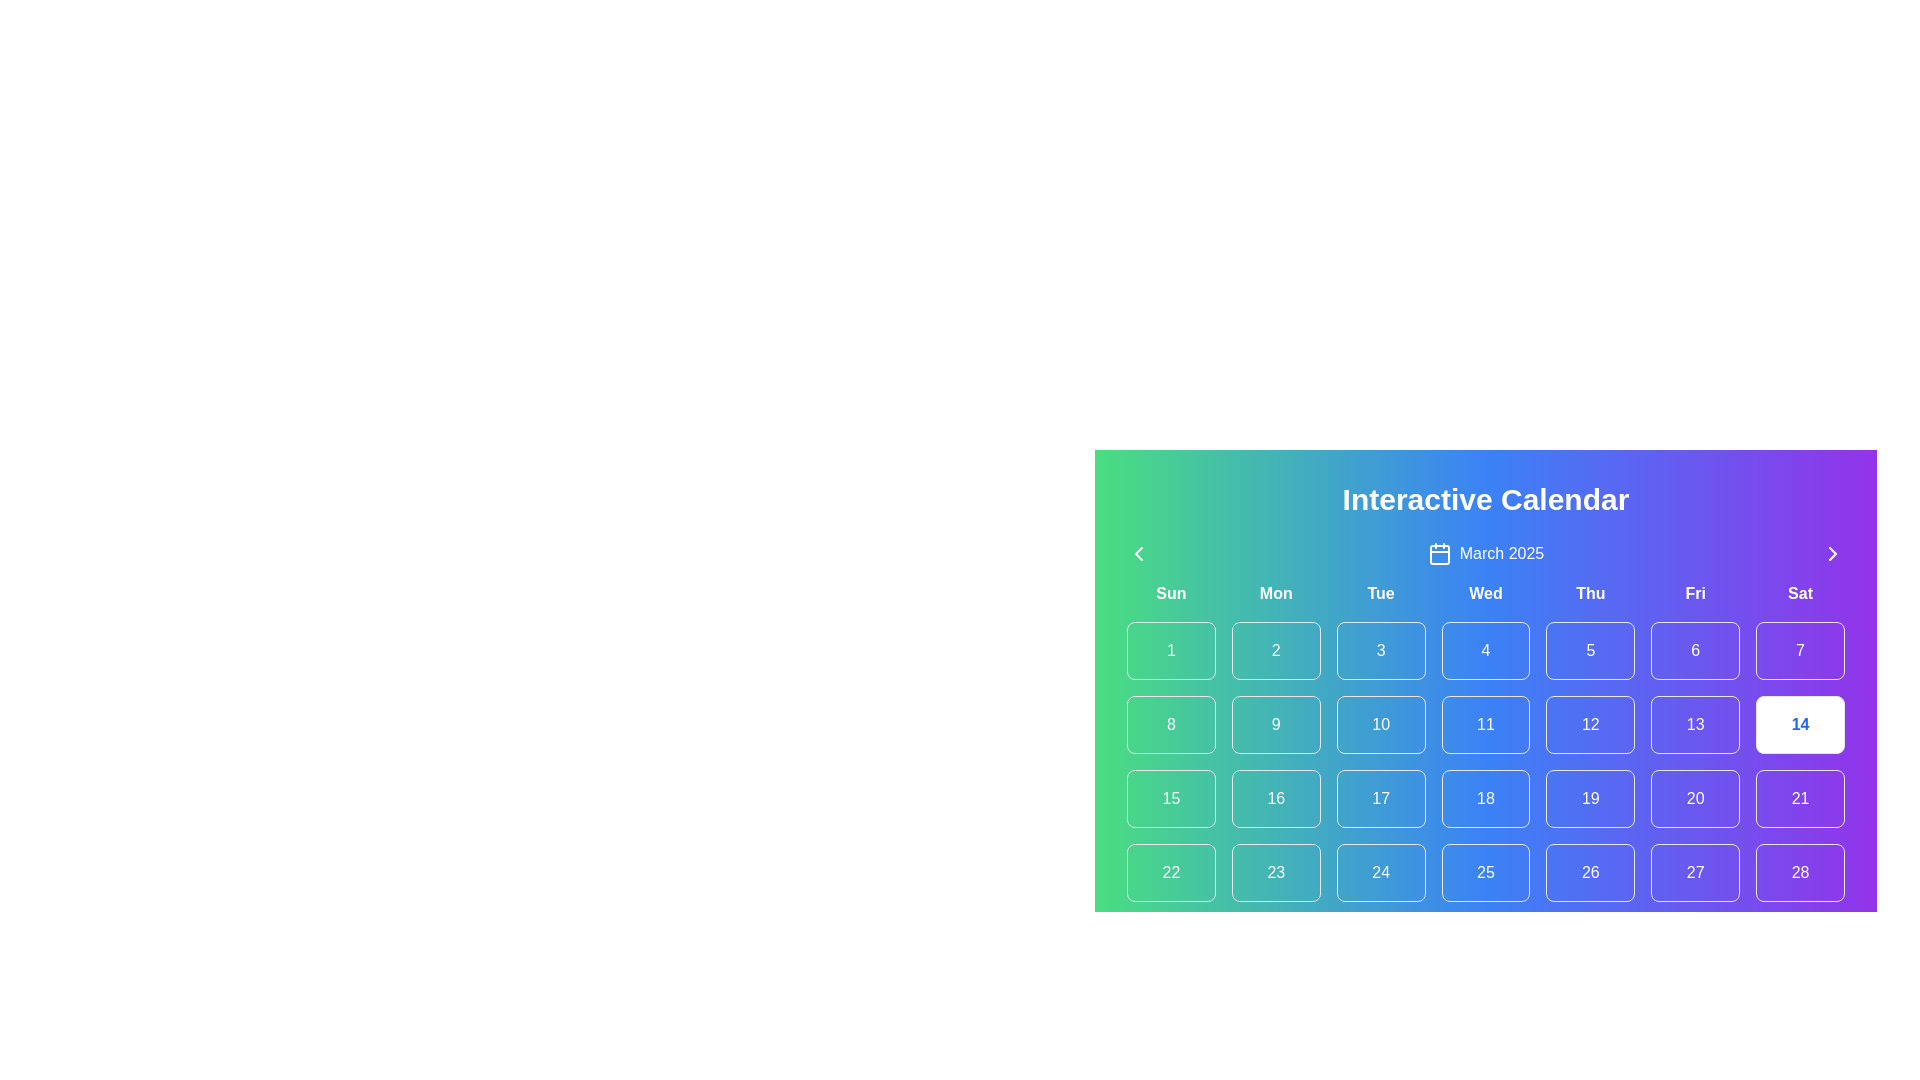 Image resolution: width=1920 pixels, height=1080 pixels. Describe the element at coordinates (1486, 554) in the screenshot. I see `Label with icon that displays the currently selected month and year, specifically showing 'March 2025' in the calendar interface` at that location.